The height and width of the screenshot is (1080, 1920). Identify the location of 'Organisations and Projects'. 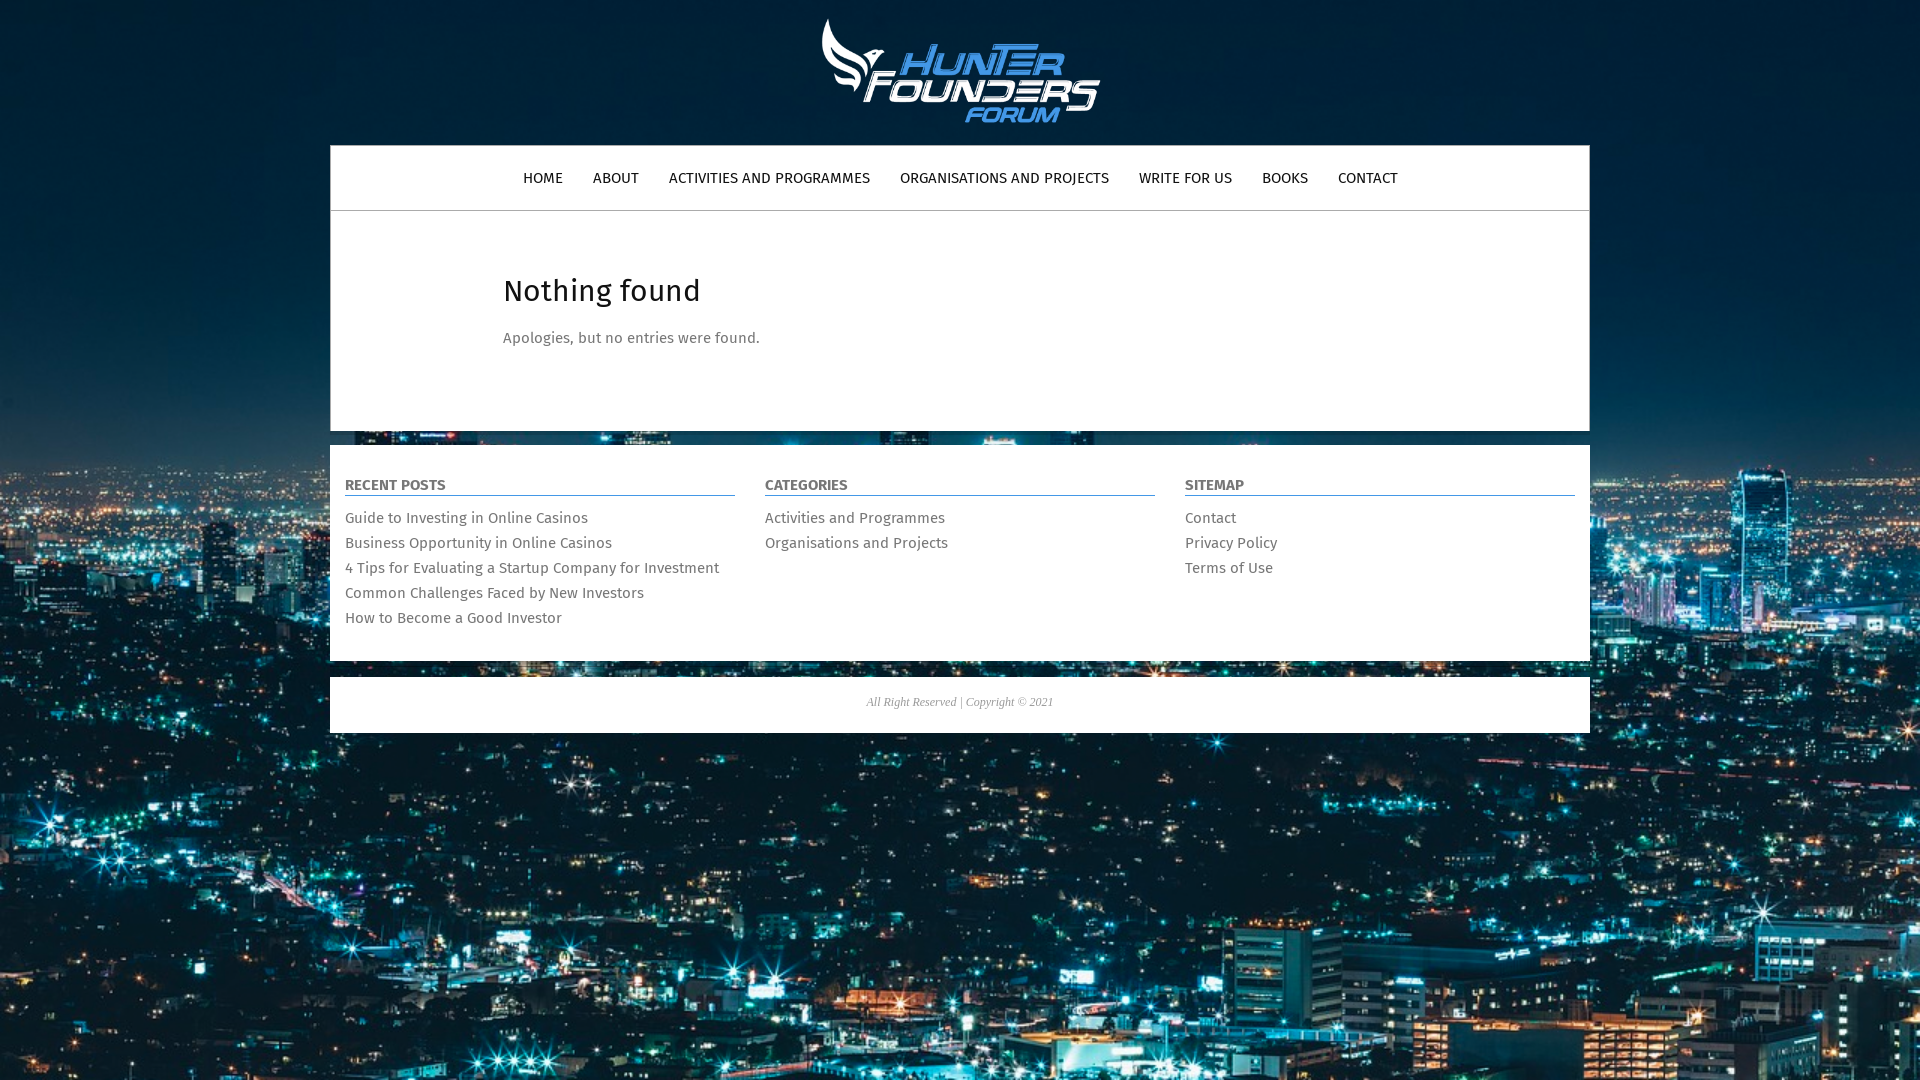
(856, 543).